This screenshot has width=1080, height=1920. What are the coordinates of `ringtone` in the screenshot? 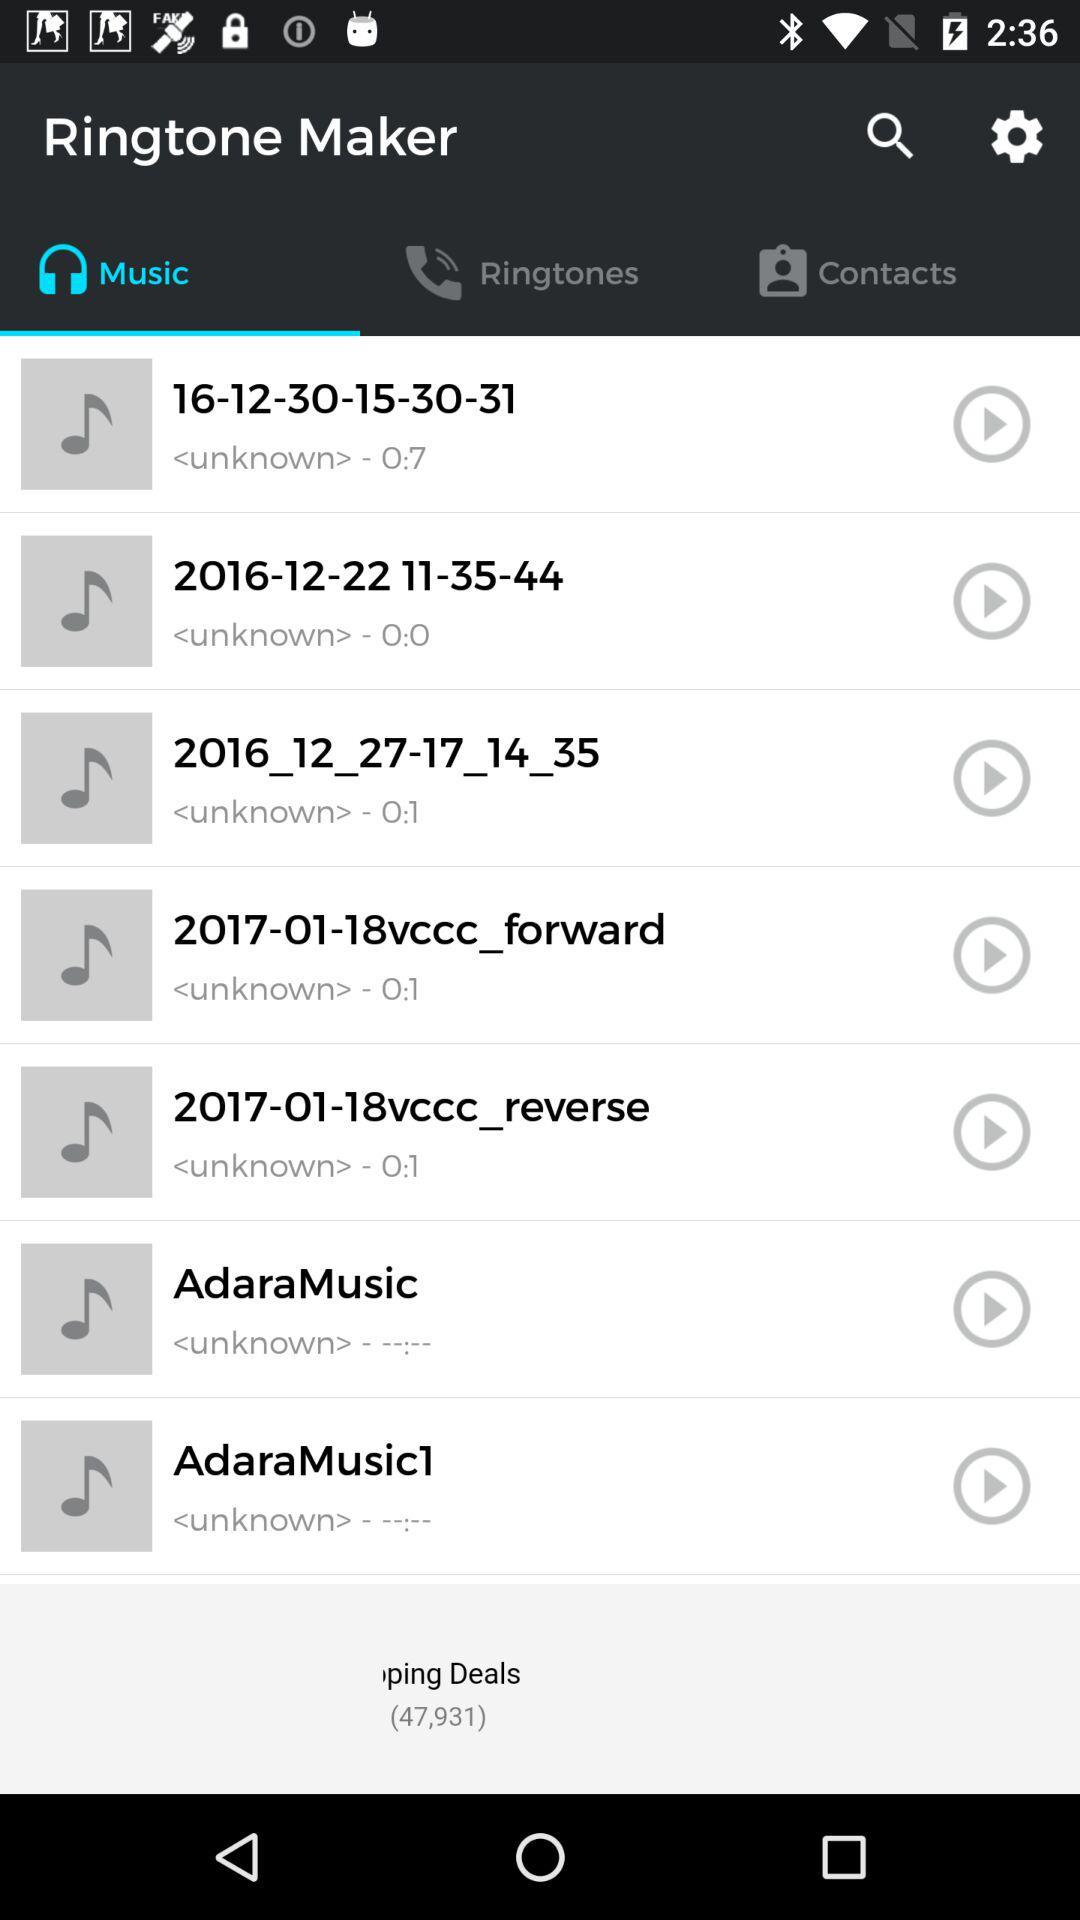 It's located at (991, 1132).